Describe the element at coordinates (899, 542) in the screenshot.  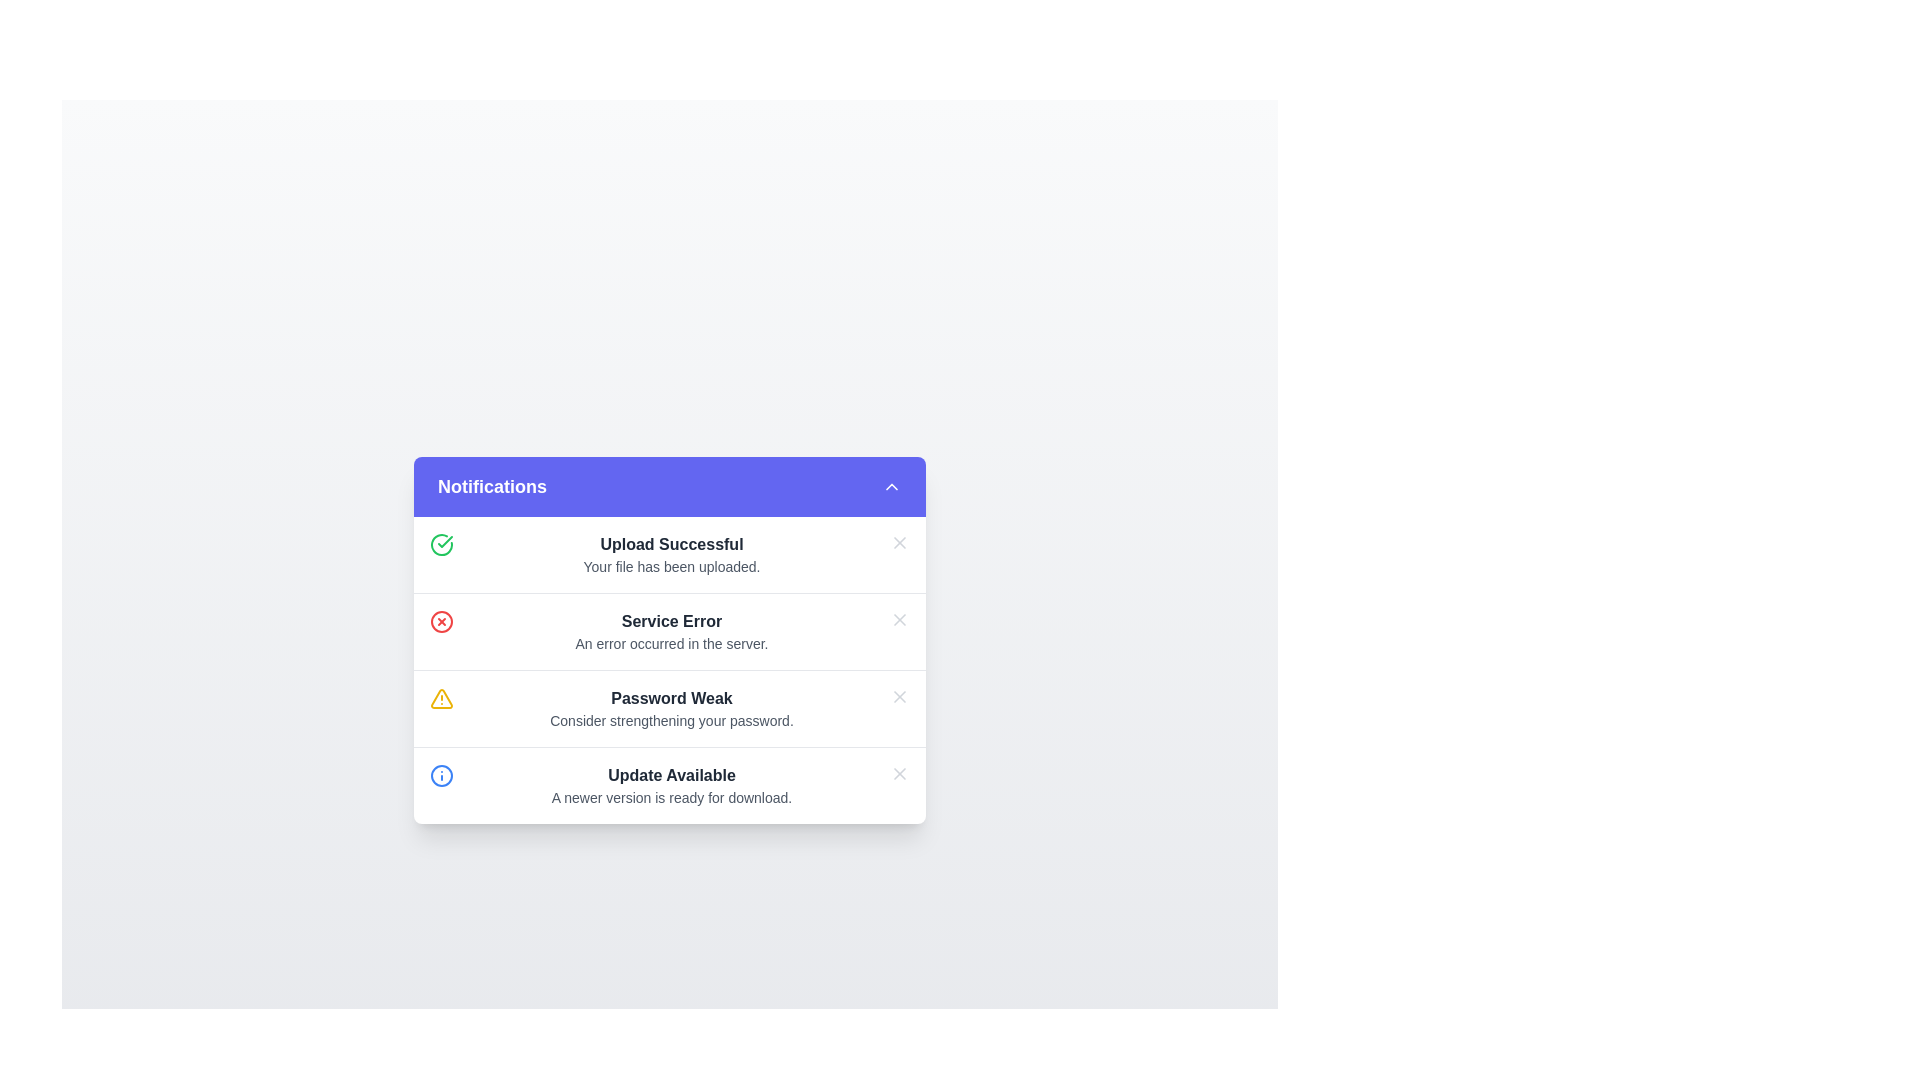
I see `the button at the far-right end of the 'Upload Successful' notification` at that location.